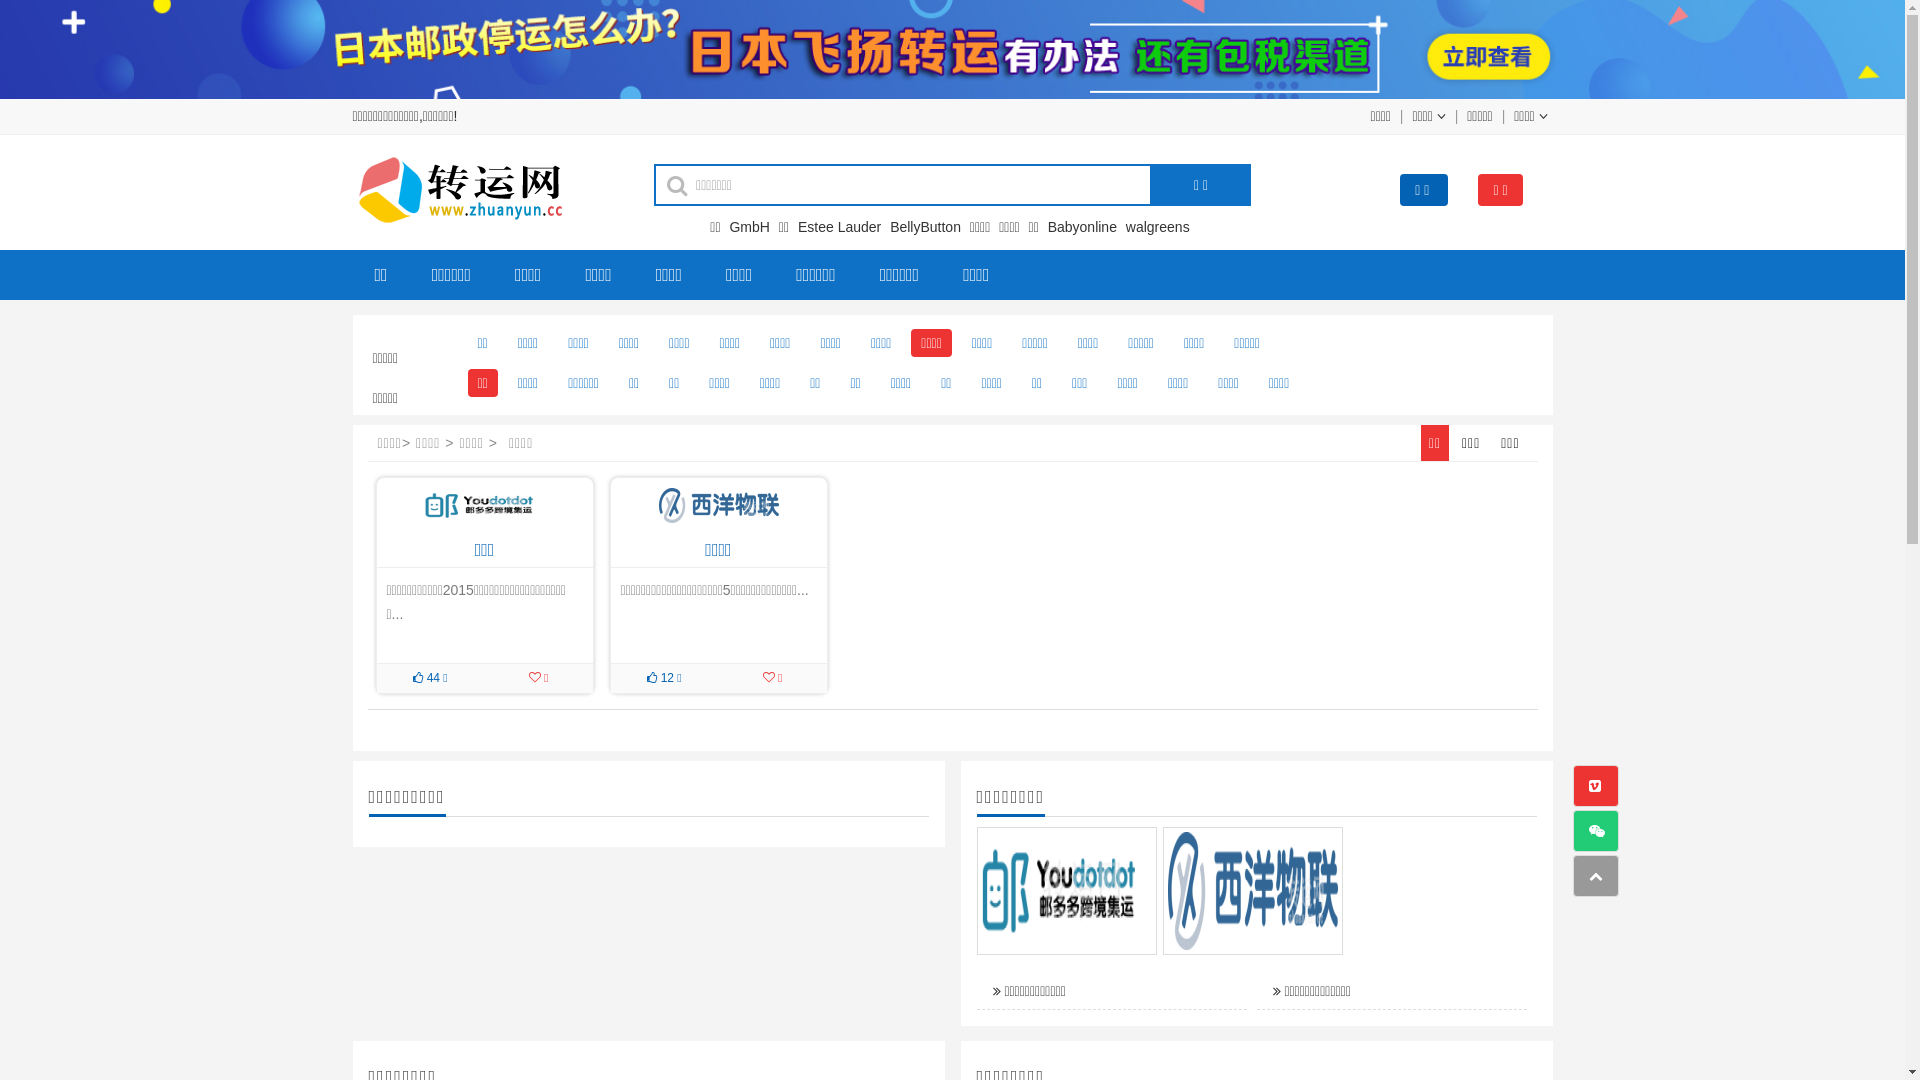  I want to click on 'walgreens', so click(1160, 226).